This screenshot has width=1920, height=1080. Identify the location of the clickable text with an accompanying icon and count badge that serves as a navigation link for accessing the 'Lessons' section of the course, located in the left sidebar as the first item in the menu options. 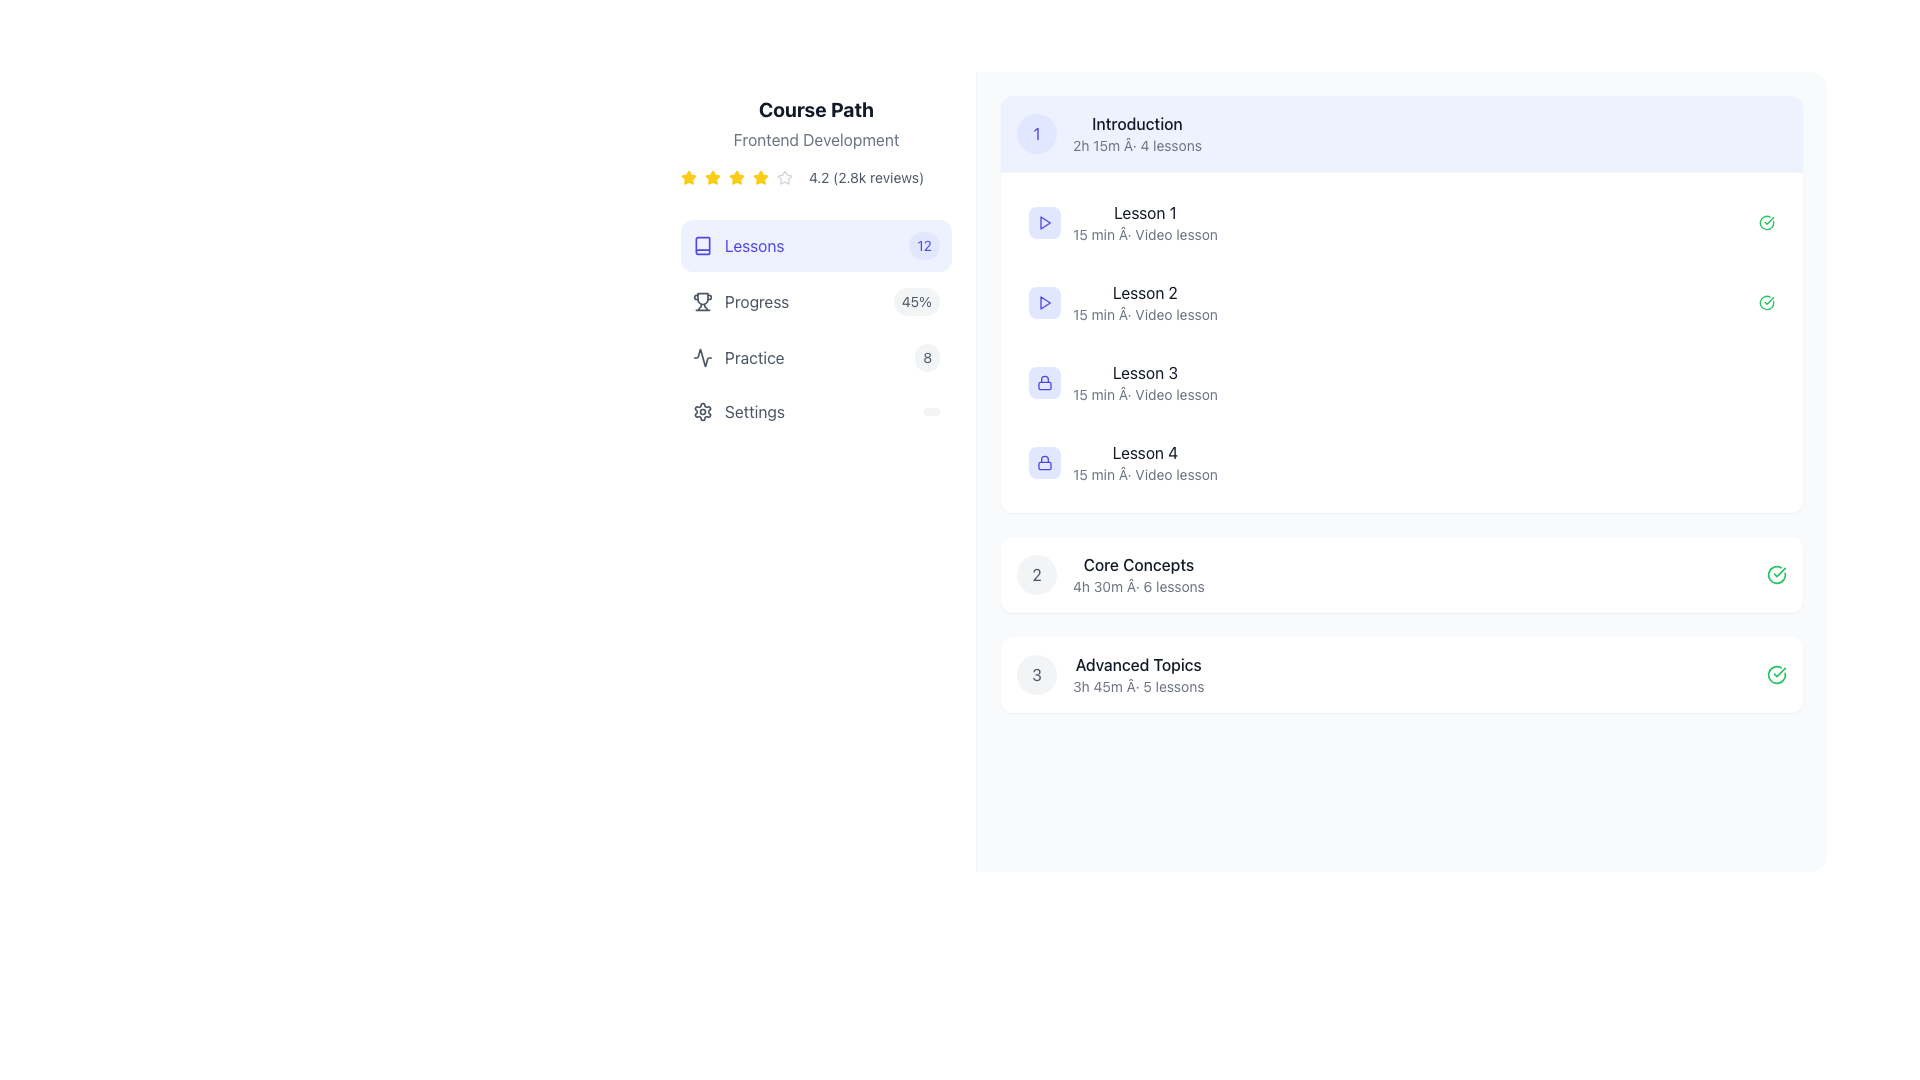
(737, 245).